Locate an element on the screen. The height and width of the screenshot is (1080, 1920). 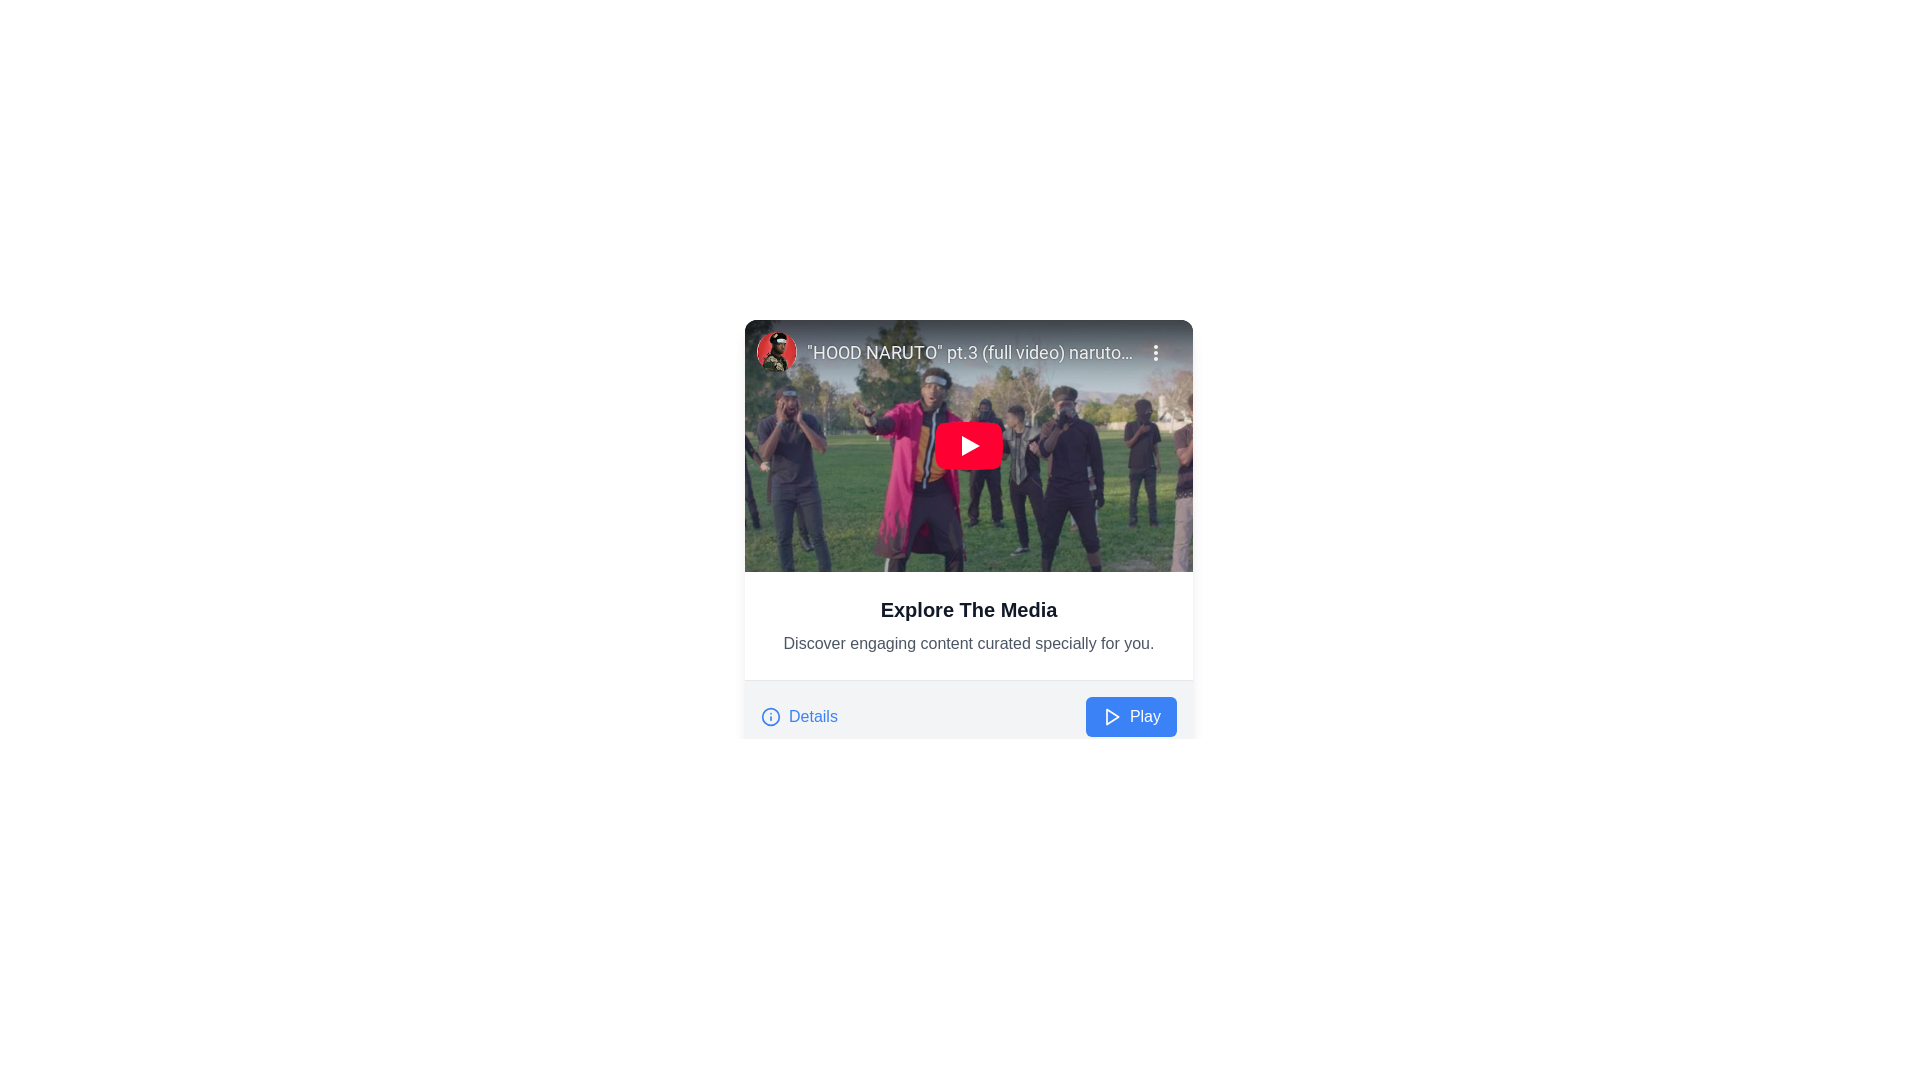
the 'Details' text link with the information icon is located at coordinates (798, 716).